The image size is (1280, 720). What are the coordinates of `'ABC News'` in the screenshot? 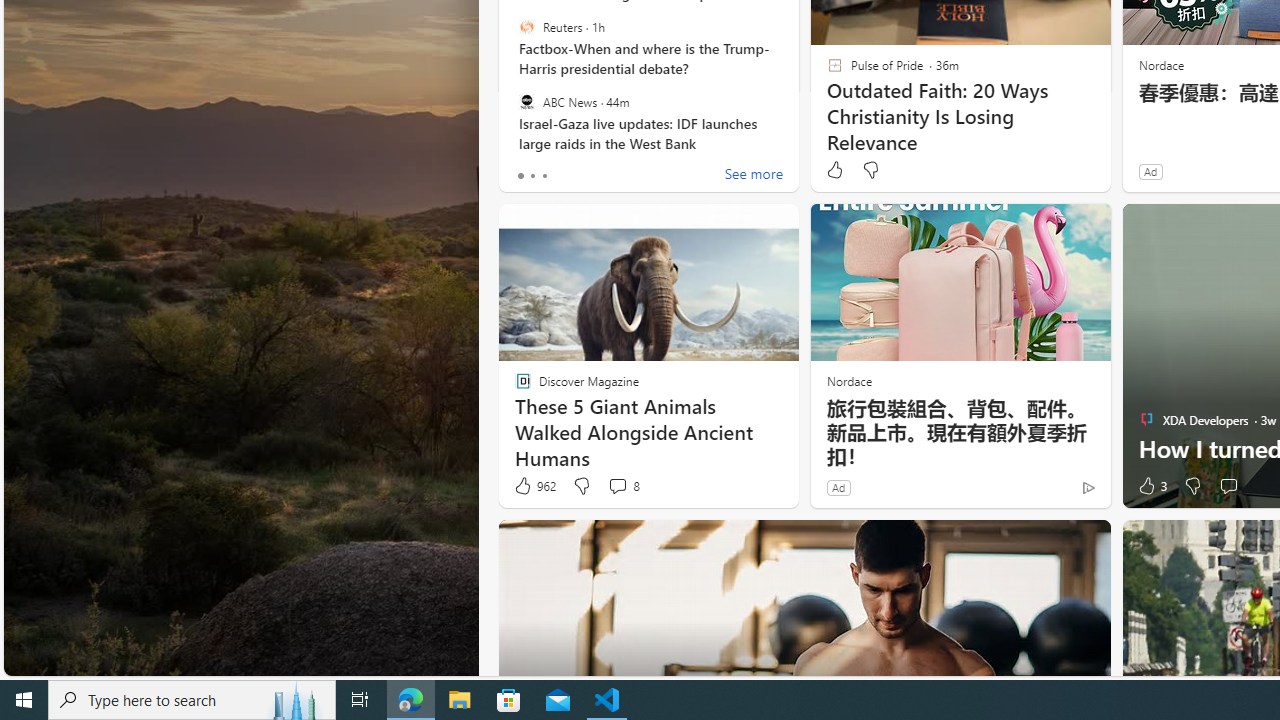 It's located at (526, 101).